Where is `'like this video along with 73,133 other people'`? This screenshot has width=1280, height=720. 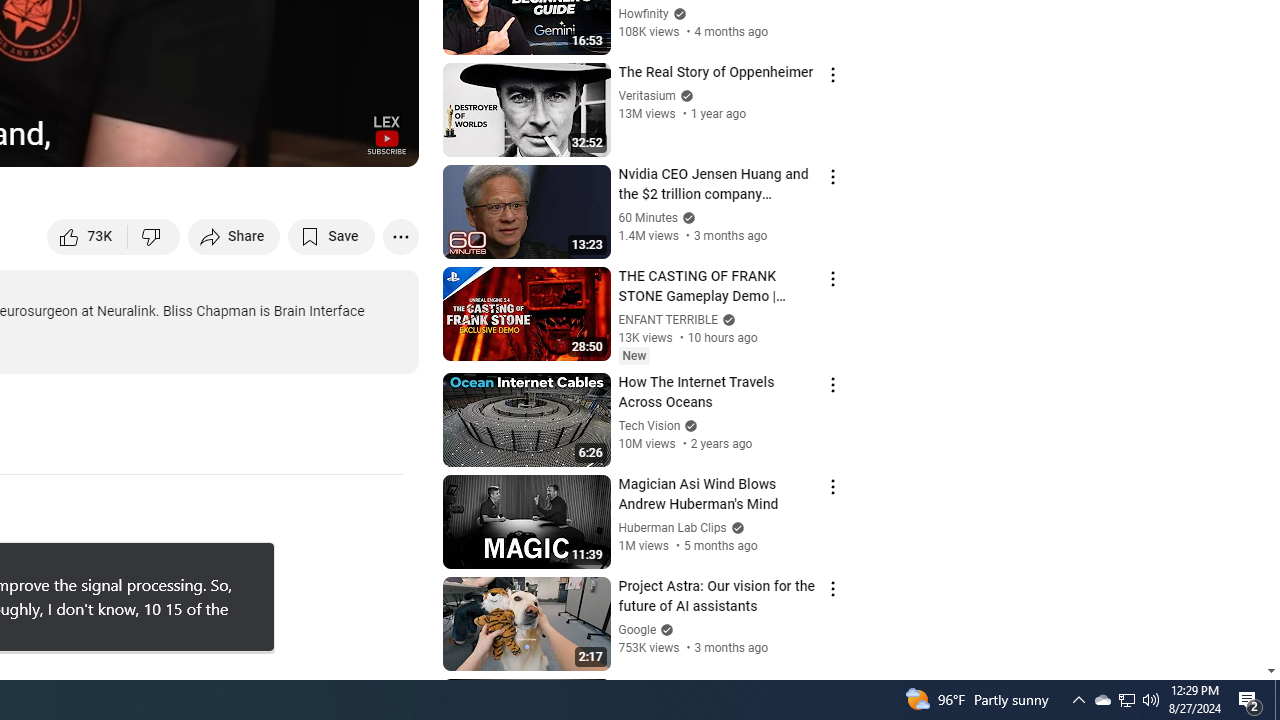
'like this video along with 73,133 other people' is located at coordinates (87, 235).